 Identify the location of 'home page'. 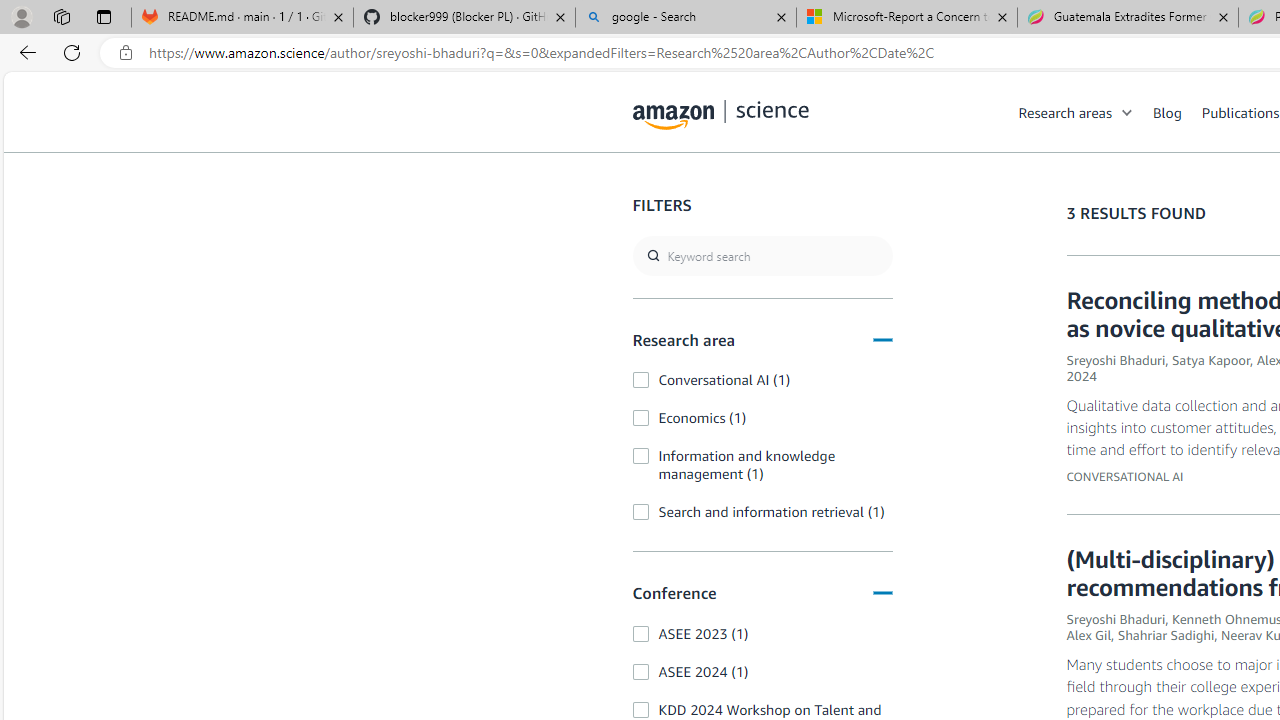
(720, 110).